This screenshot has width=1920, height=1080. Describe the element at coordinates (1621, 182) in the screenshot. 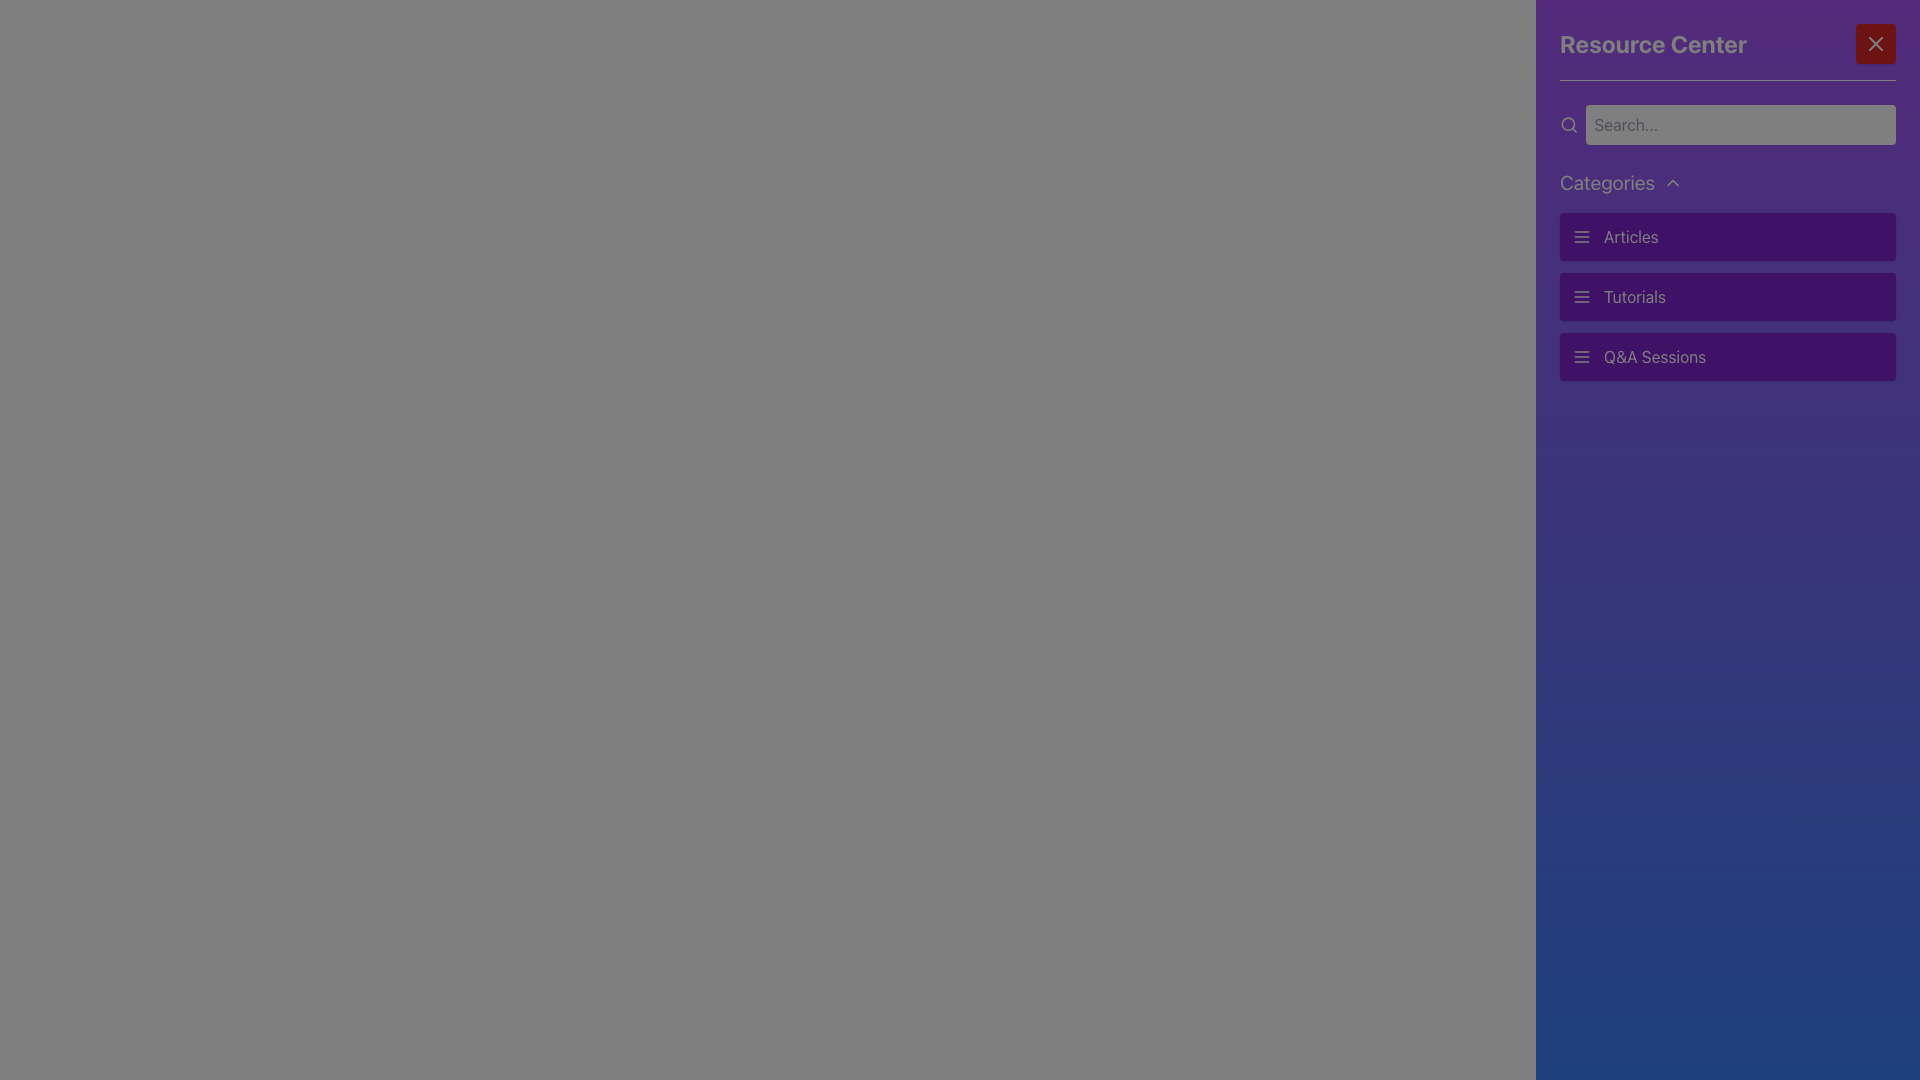

I see `the 'Categories' button using keyboard navigation` at that location.